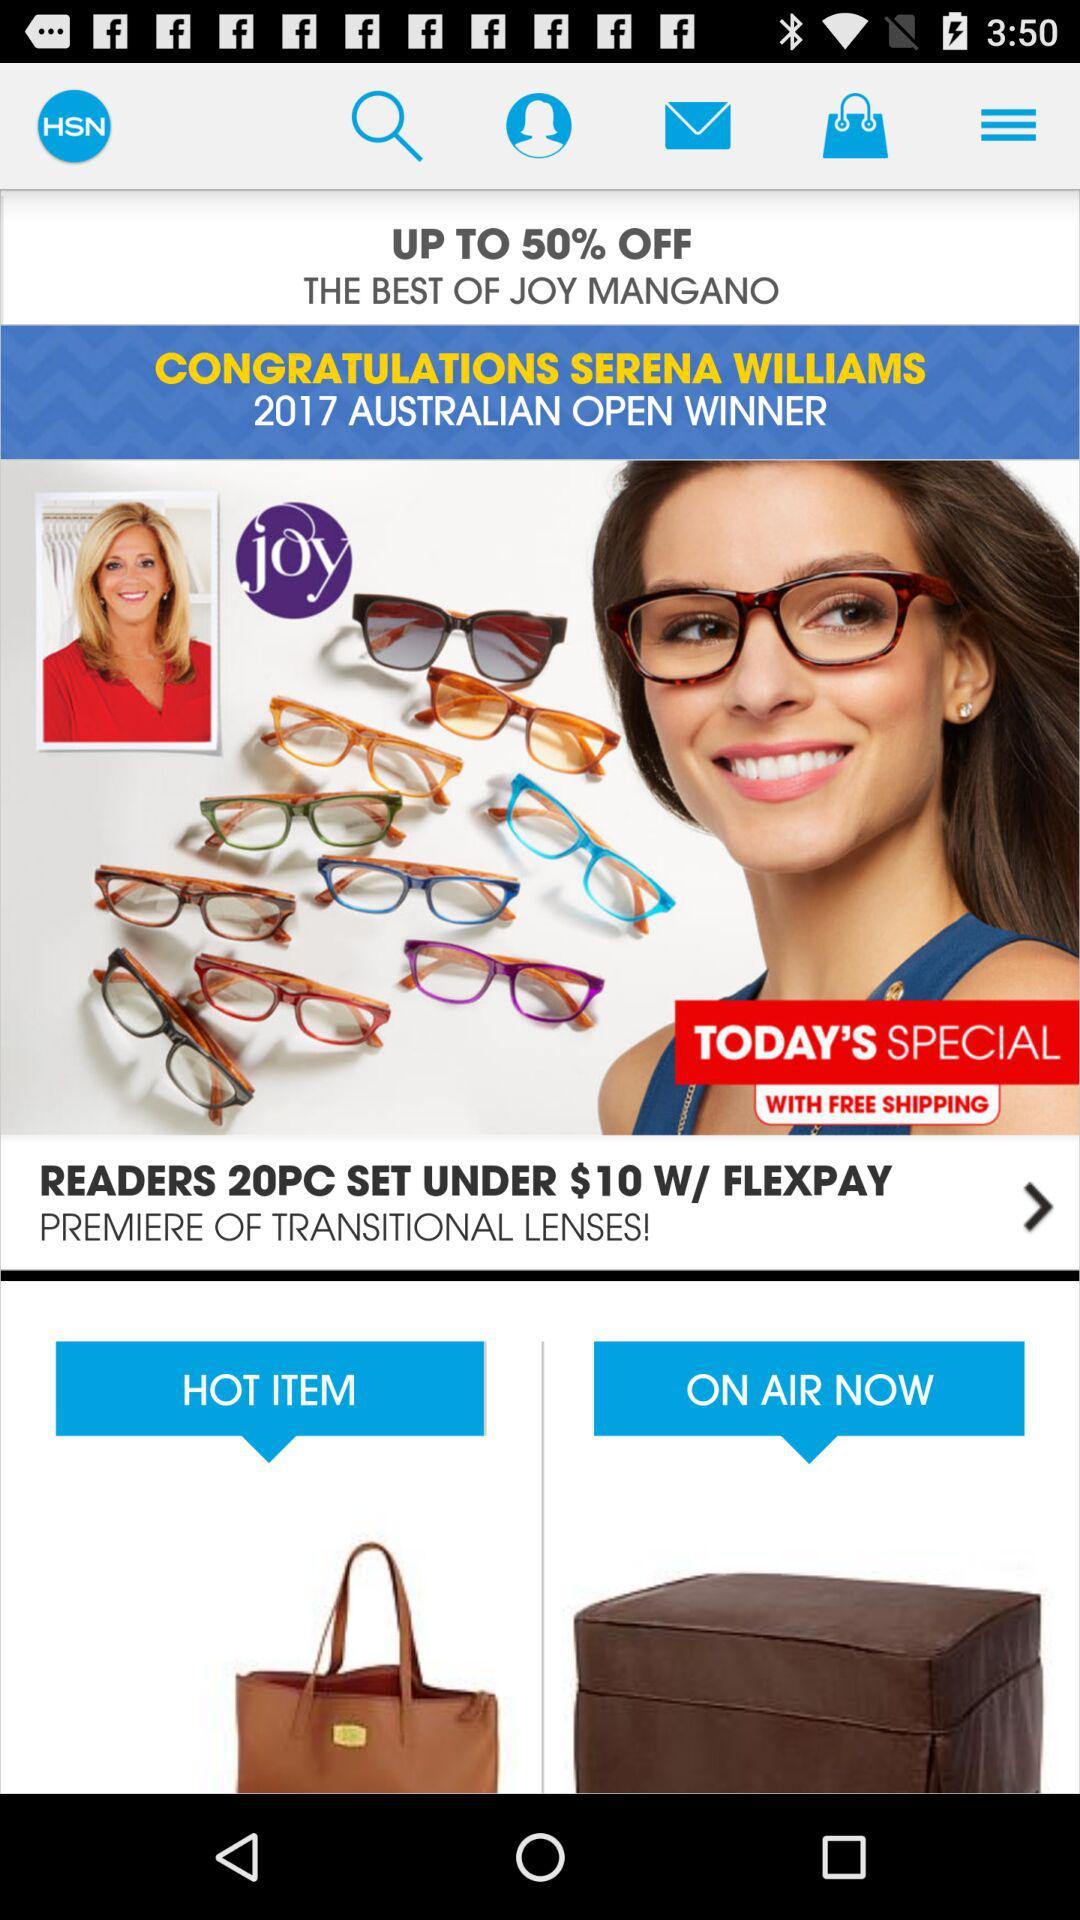 This screenshot has height=1920, width=1080. What do you see at coordinates (540, 256) in the screenshot?
I see `adding advertisement` at bounding box center [540, 256].